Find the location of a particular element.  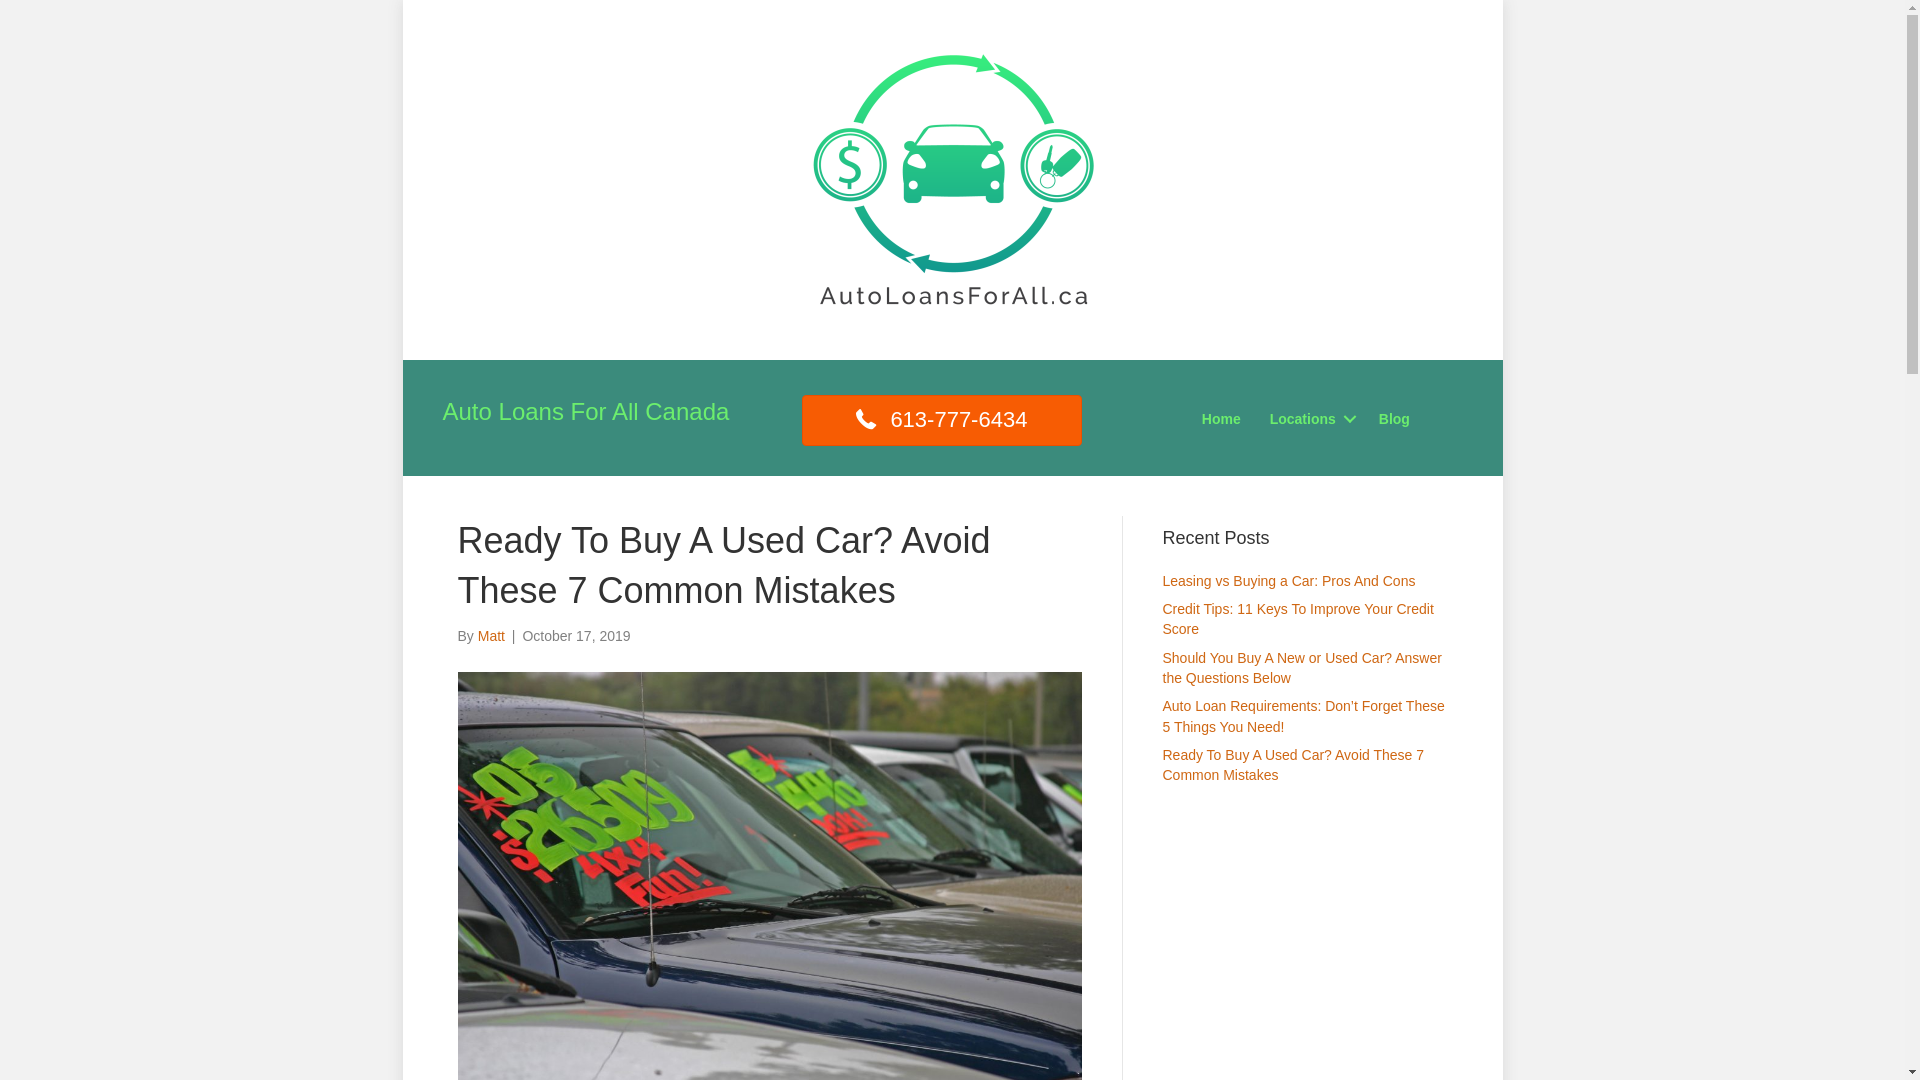

'Should You Buy A New or Used Car? Answer the Questions Below' is located at coordinates (1301, 667).